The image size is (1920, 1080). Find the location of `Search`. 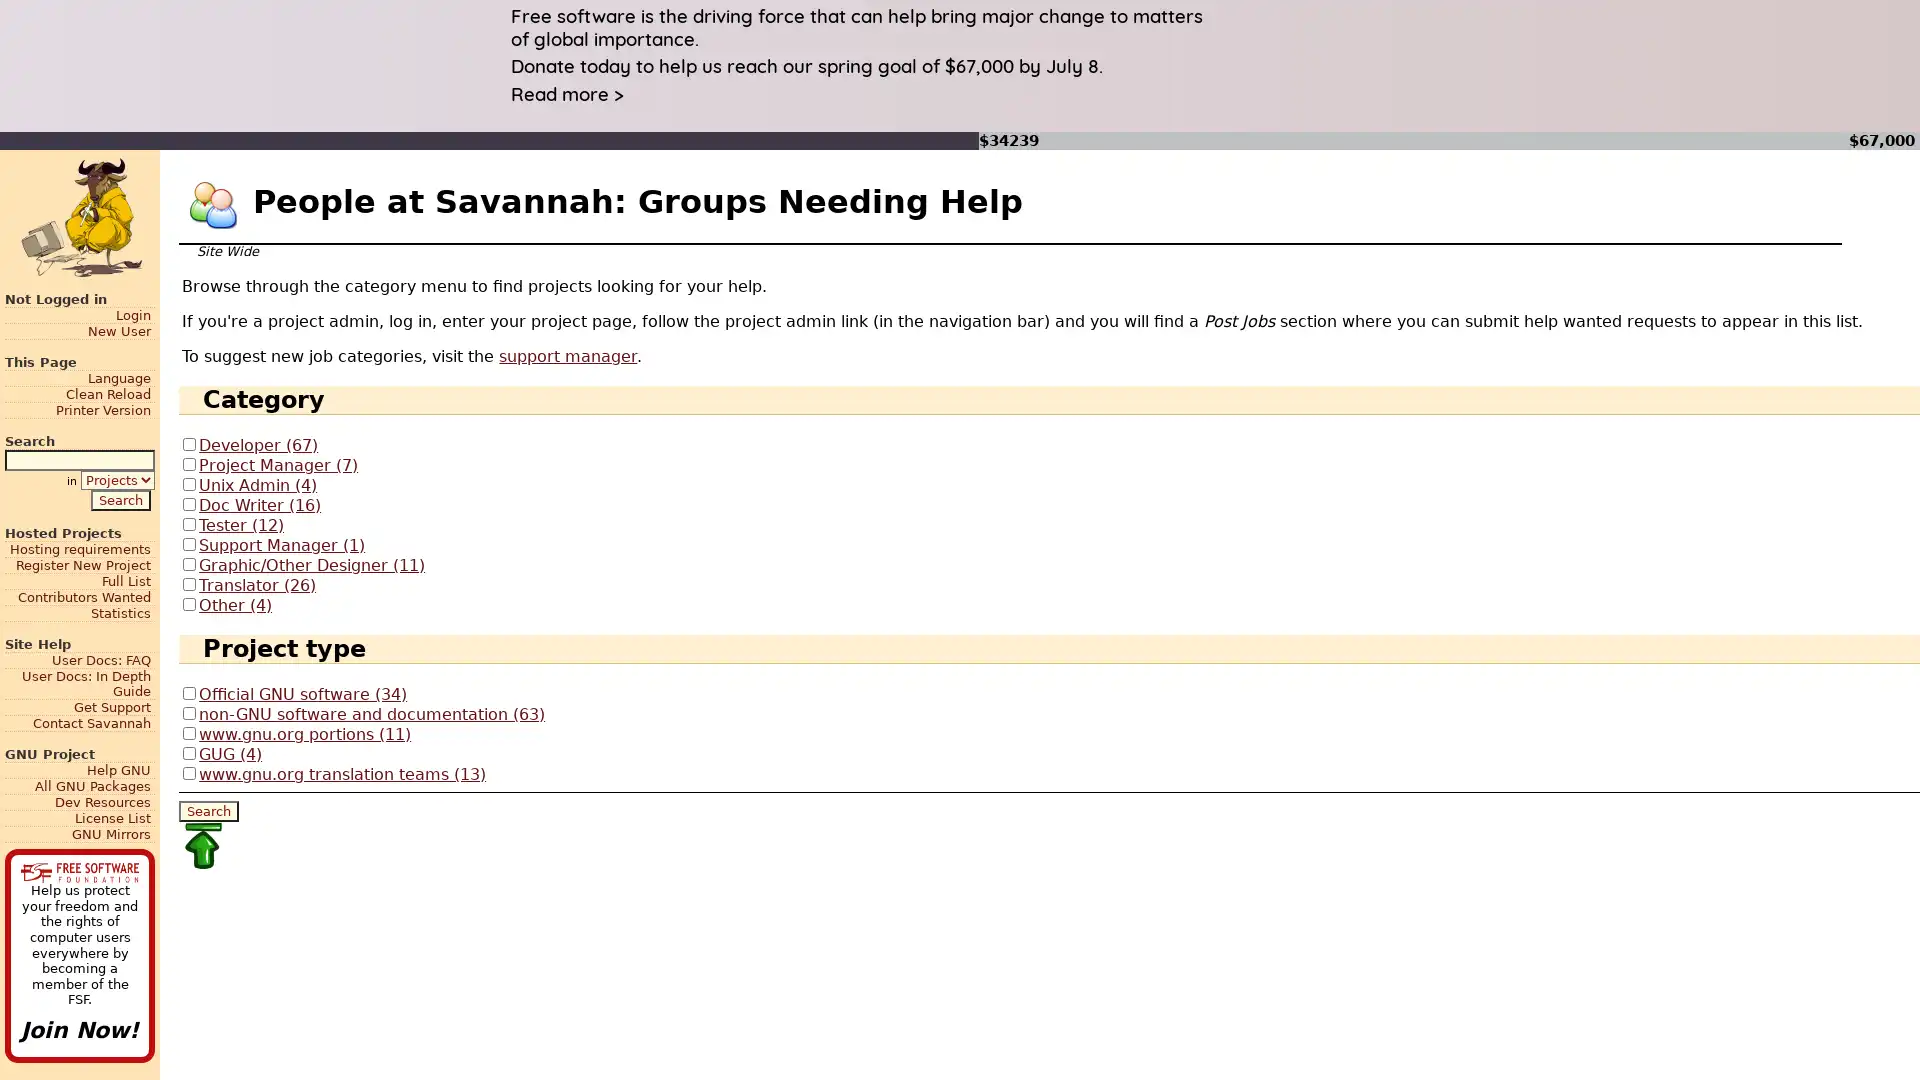

Search is located at coordinates (209, 810).